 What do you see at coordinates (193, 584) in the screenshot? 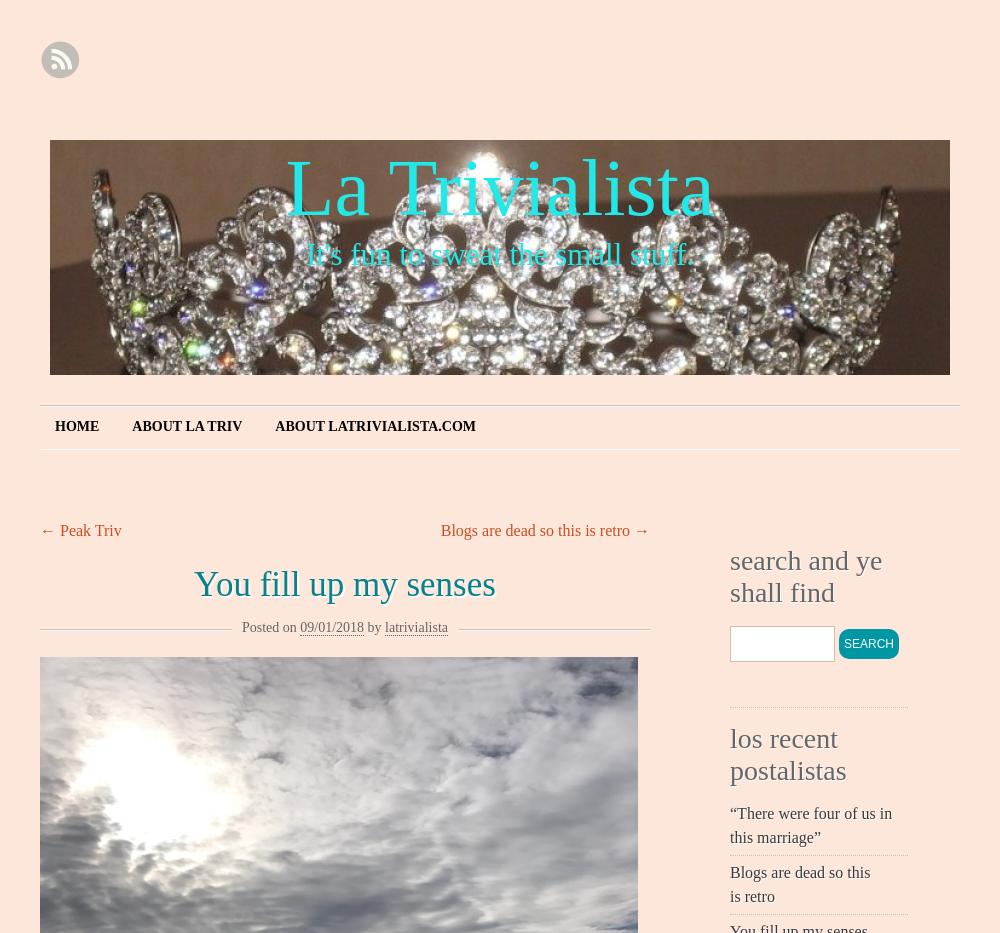
I see `'You fill up my senses'` at bounding box center [193, 584].